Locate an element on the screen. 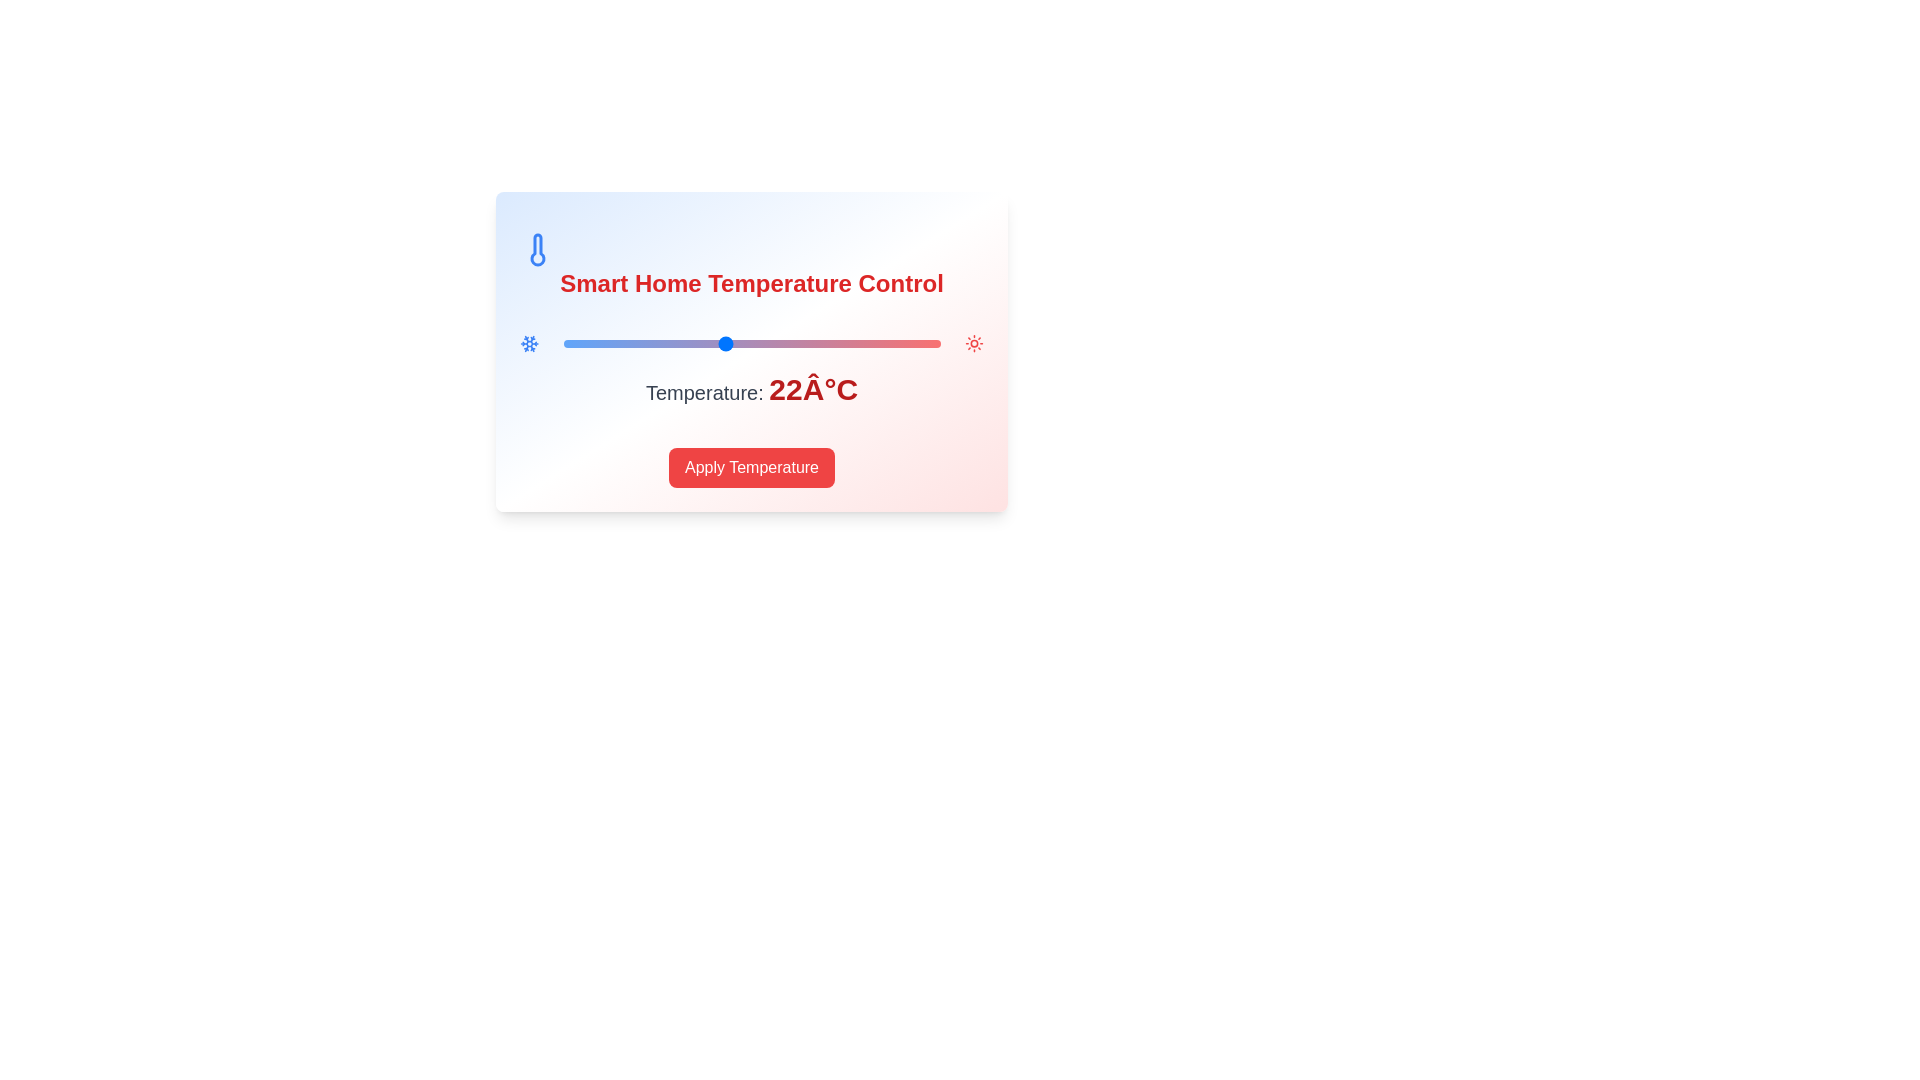 This screenshot has height=1080, width=1920. the header text to examine its content is located at coordinates (751, 265).